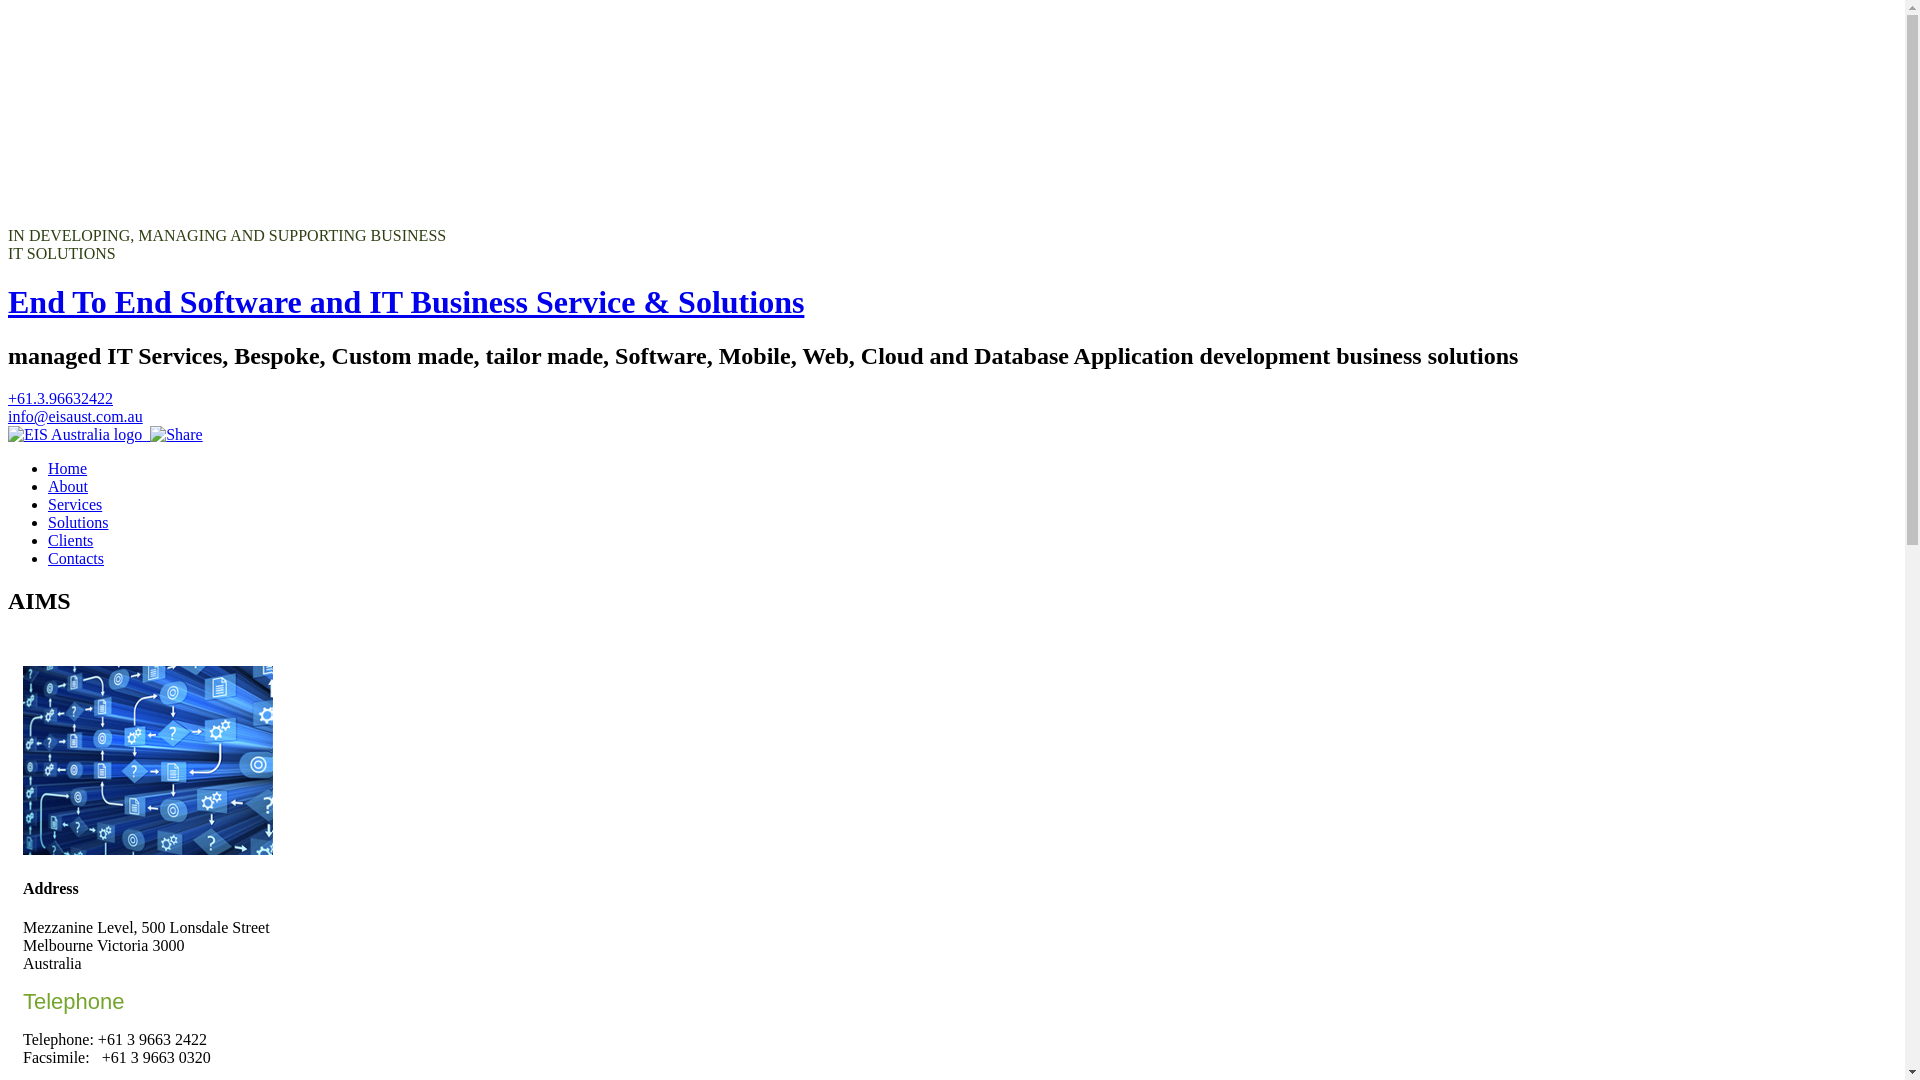 This screenshot has width=1920, height=1080. What do you see at coordinates (67, 468) in the screenshot?
I see `'Home'` at bounding box center [67, 468].